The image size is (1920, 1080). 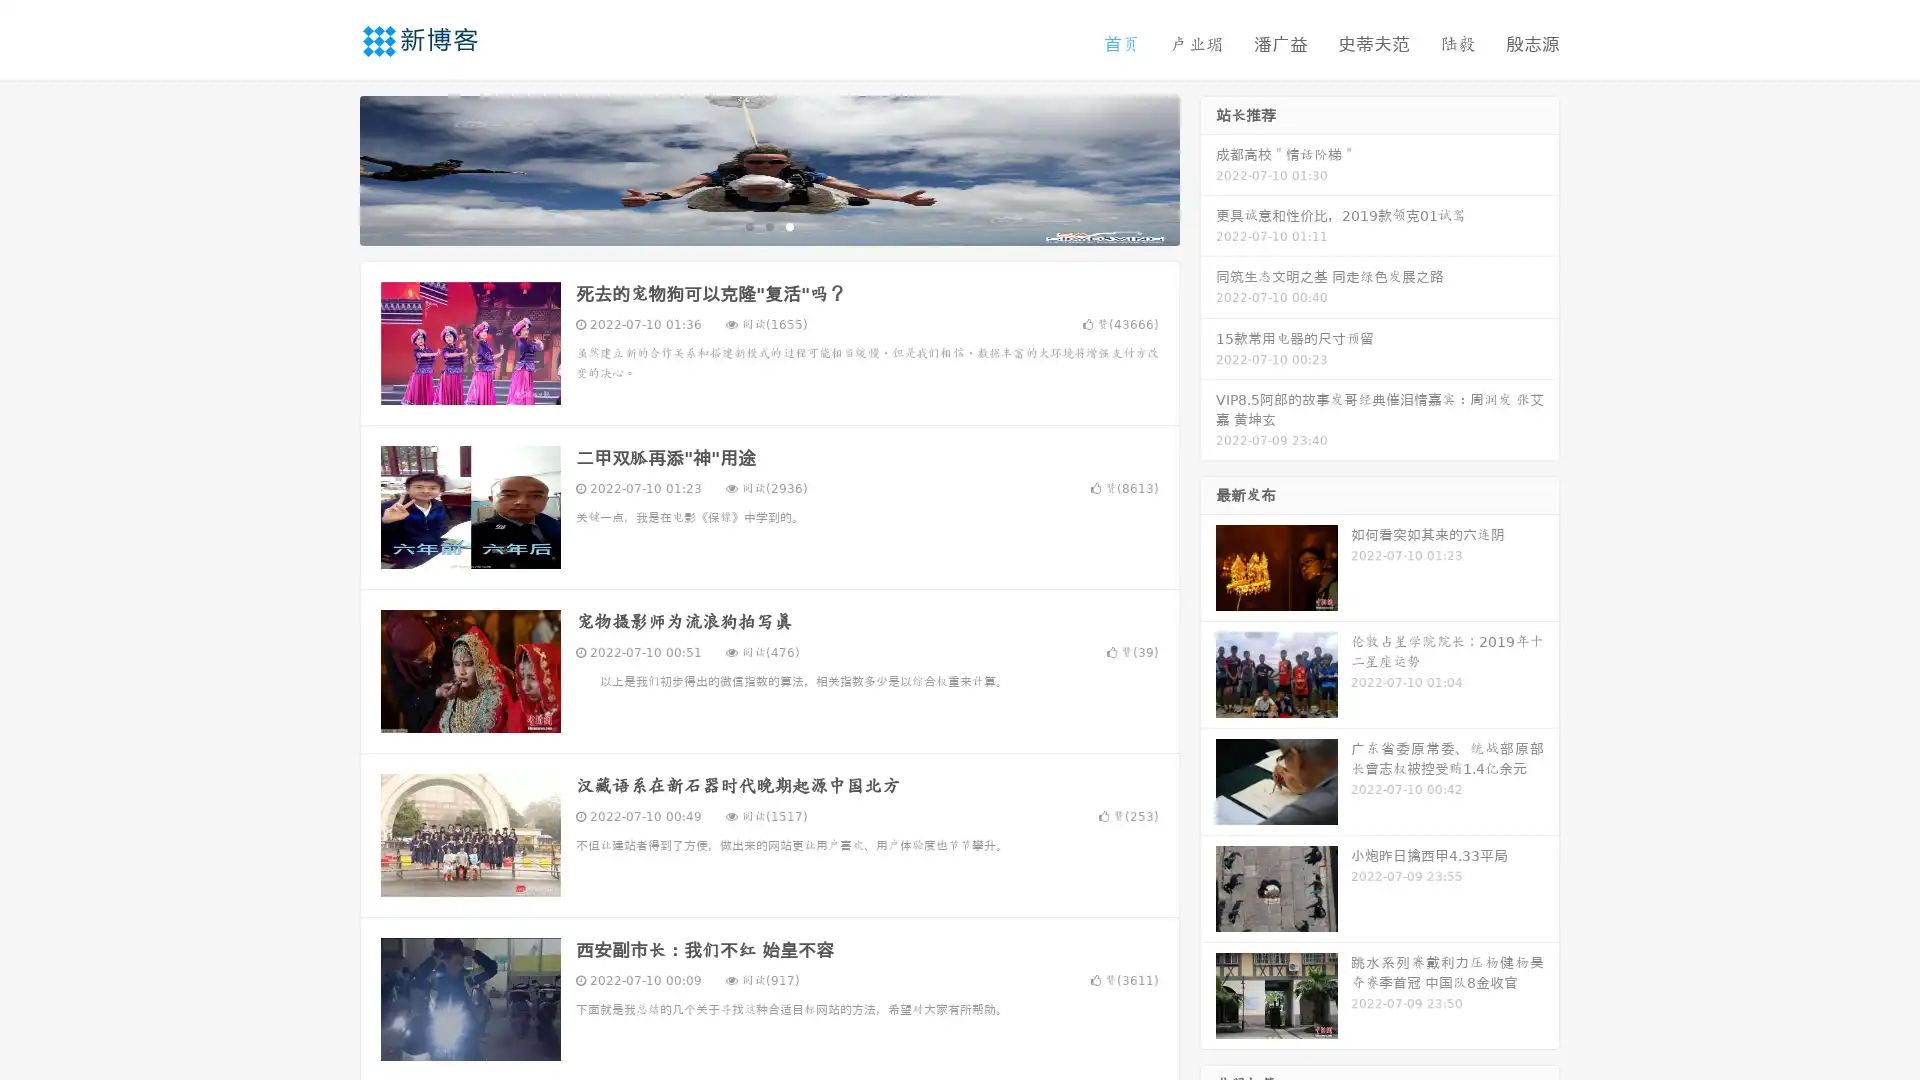 I want to click on Go to slide 3, so click(x=789, y=225).